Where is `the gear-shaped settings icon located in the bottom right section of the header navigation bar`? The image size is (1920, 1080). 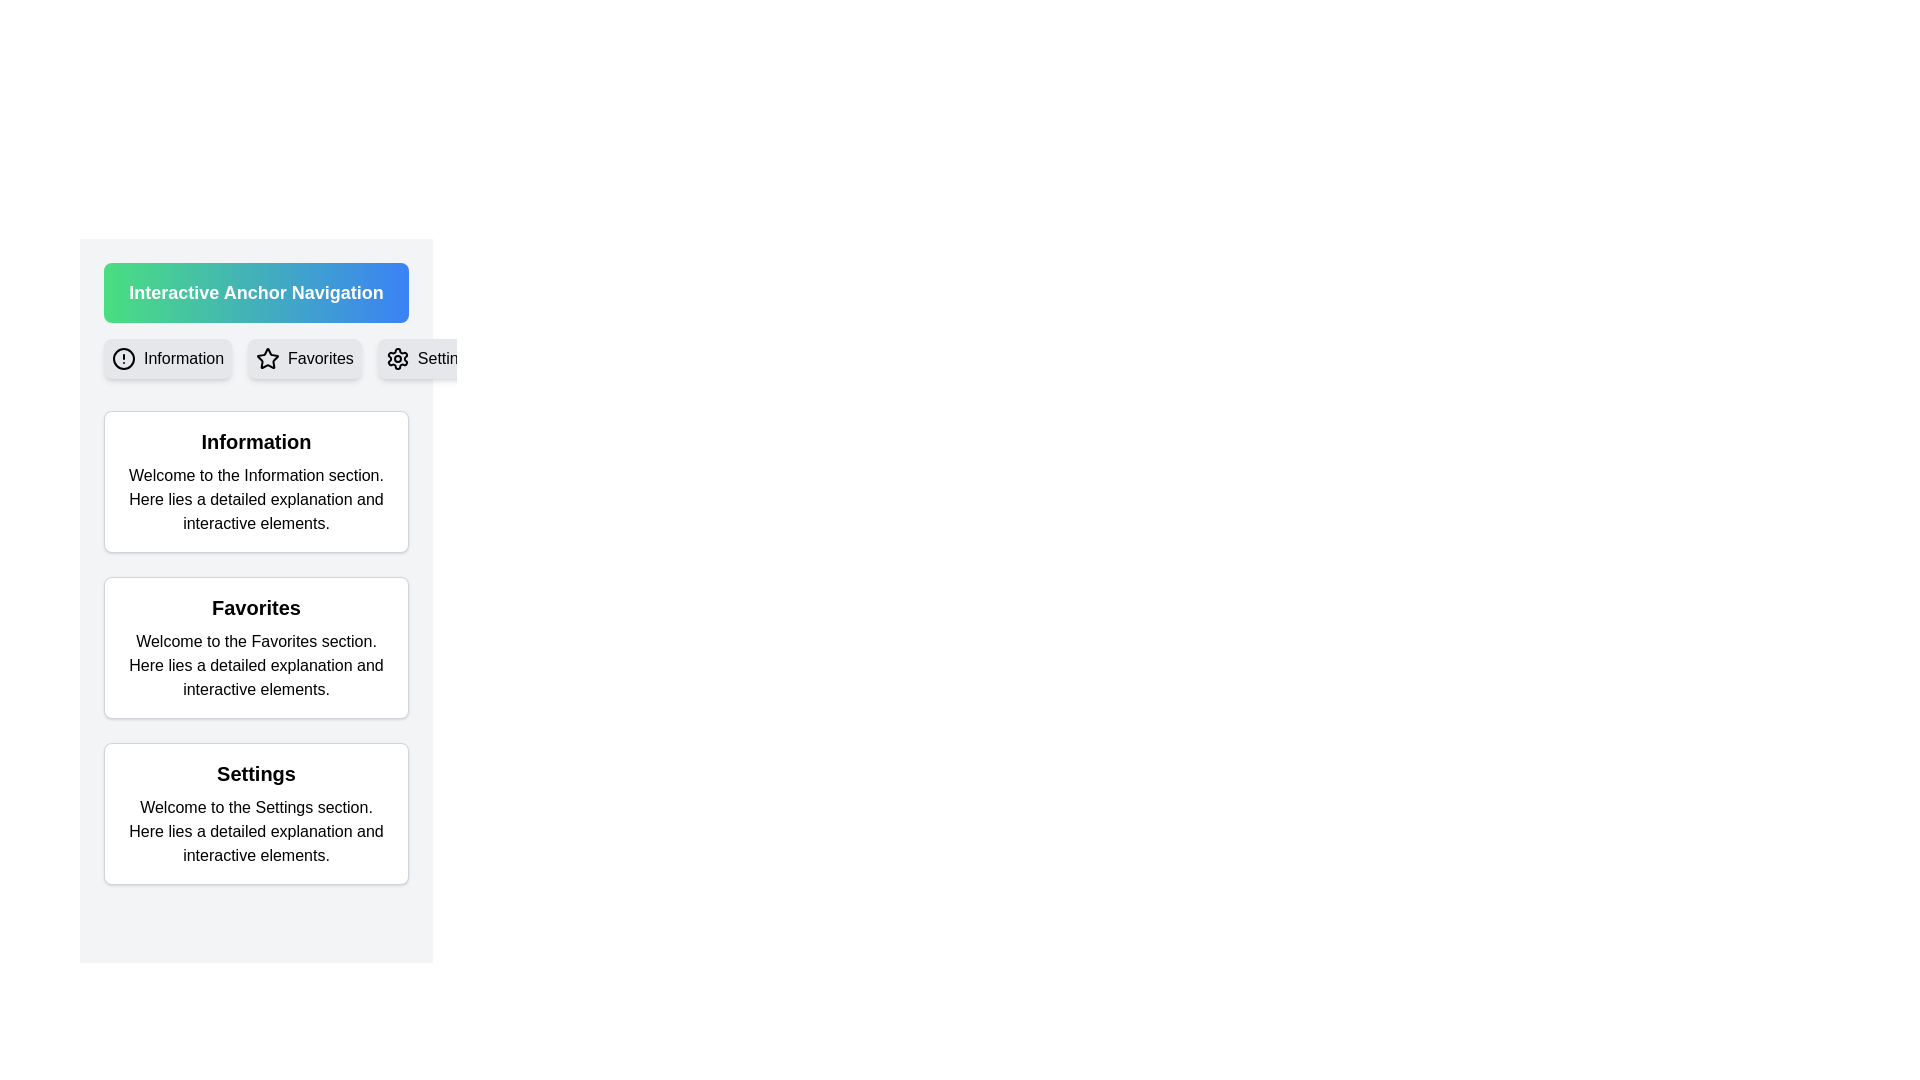 the gear-shaped settings icon located in the bottom right section of the header navigation bar is located at coordinates (397, 357).